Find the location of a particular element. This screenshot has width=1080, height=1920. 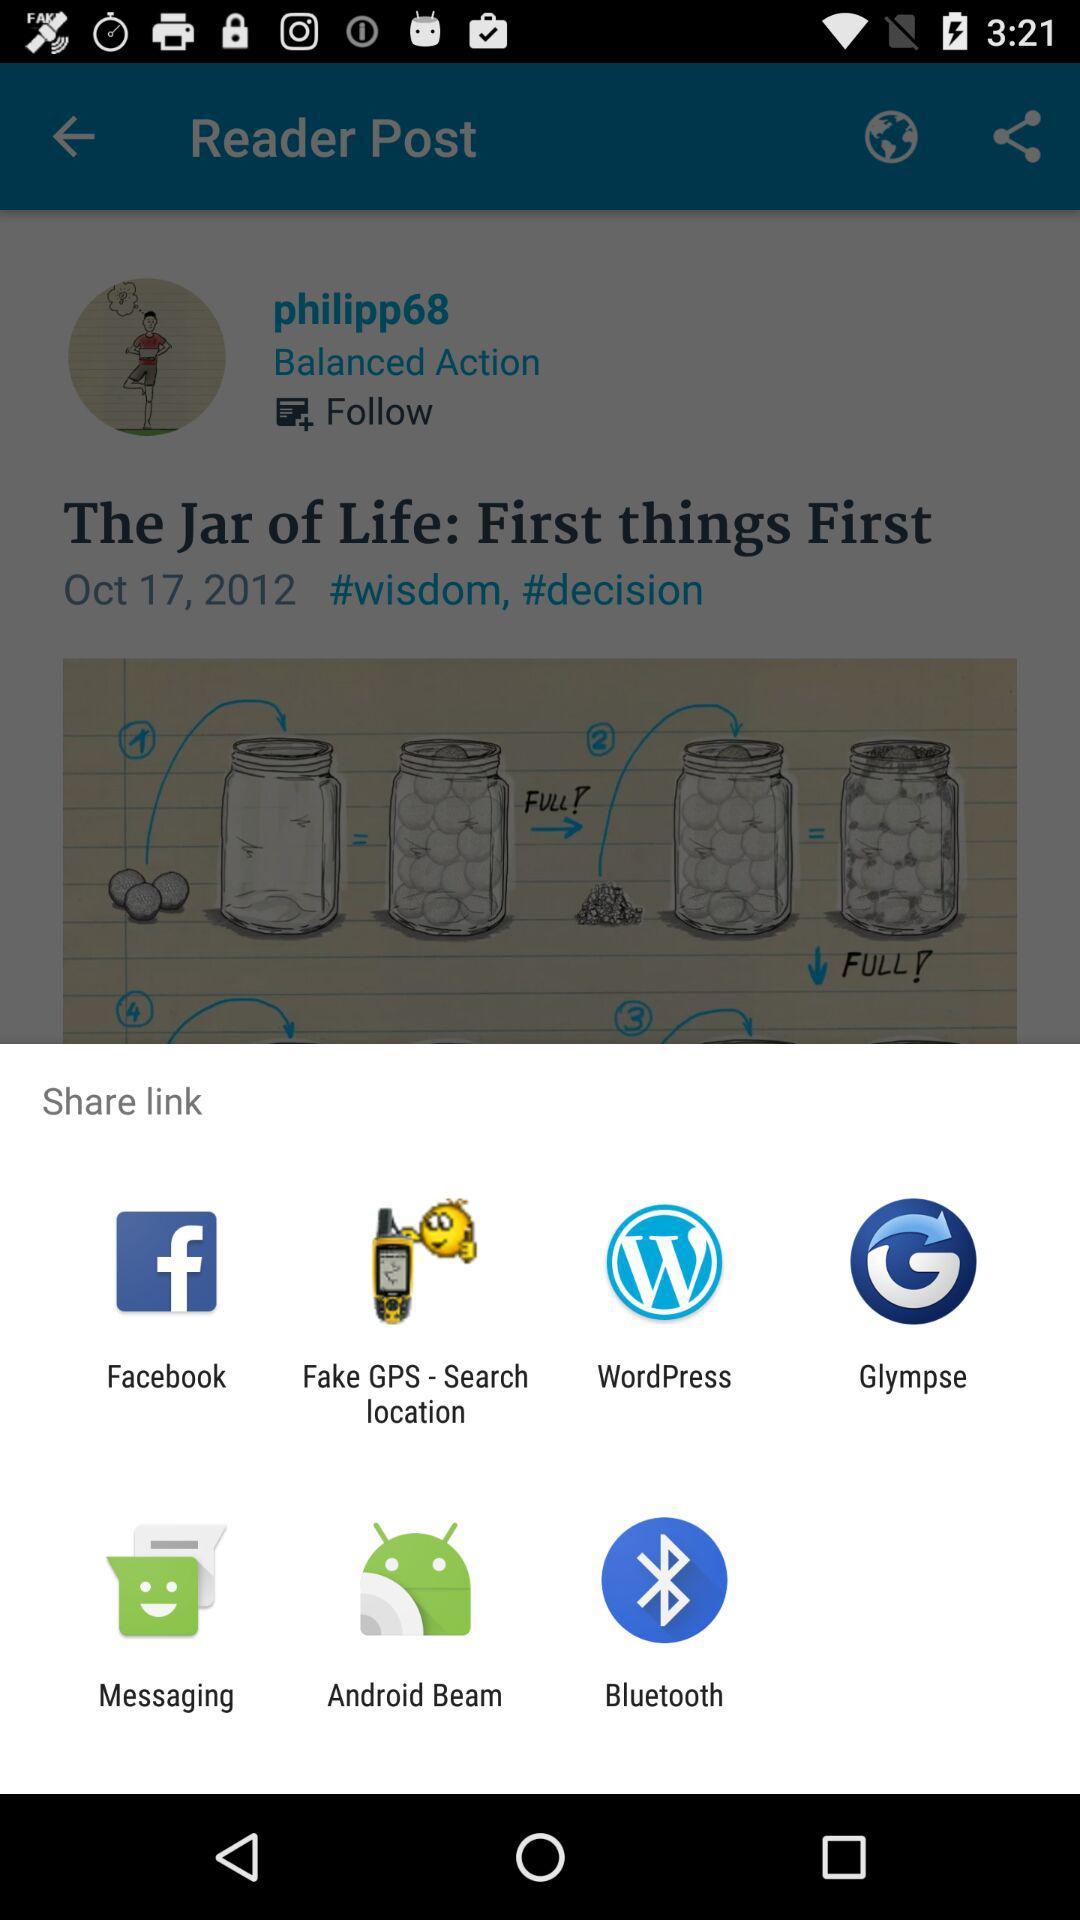

the app to the left of wordpress item is located at coordinates (414, 1392).